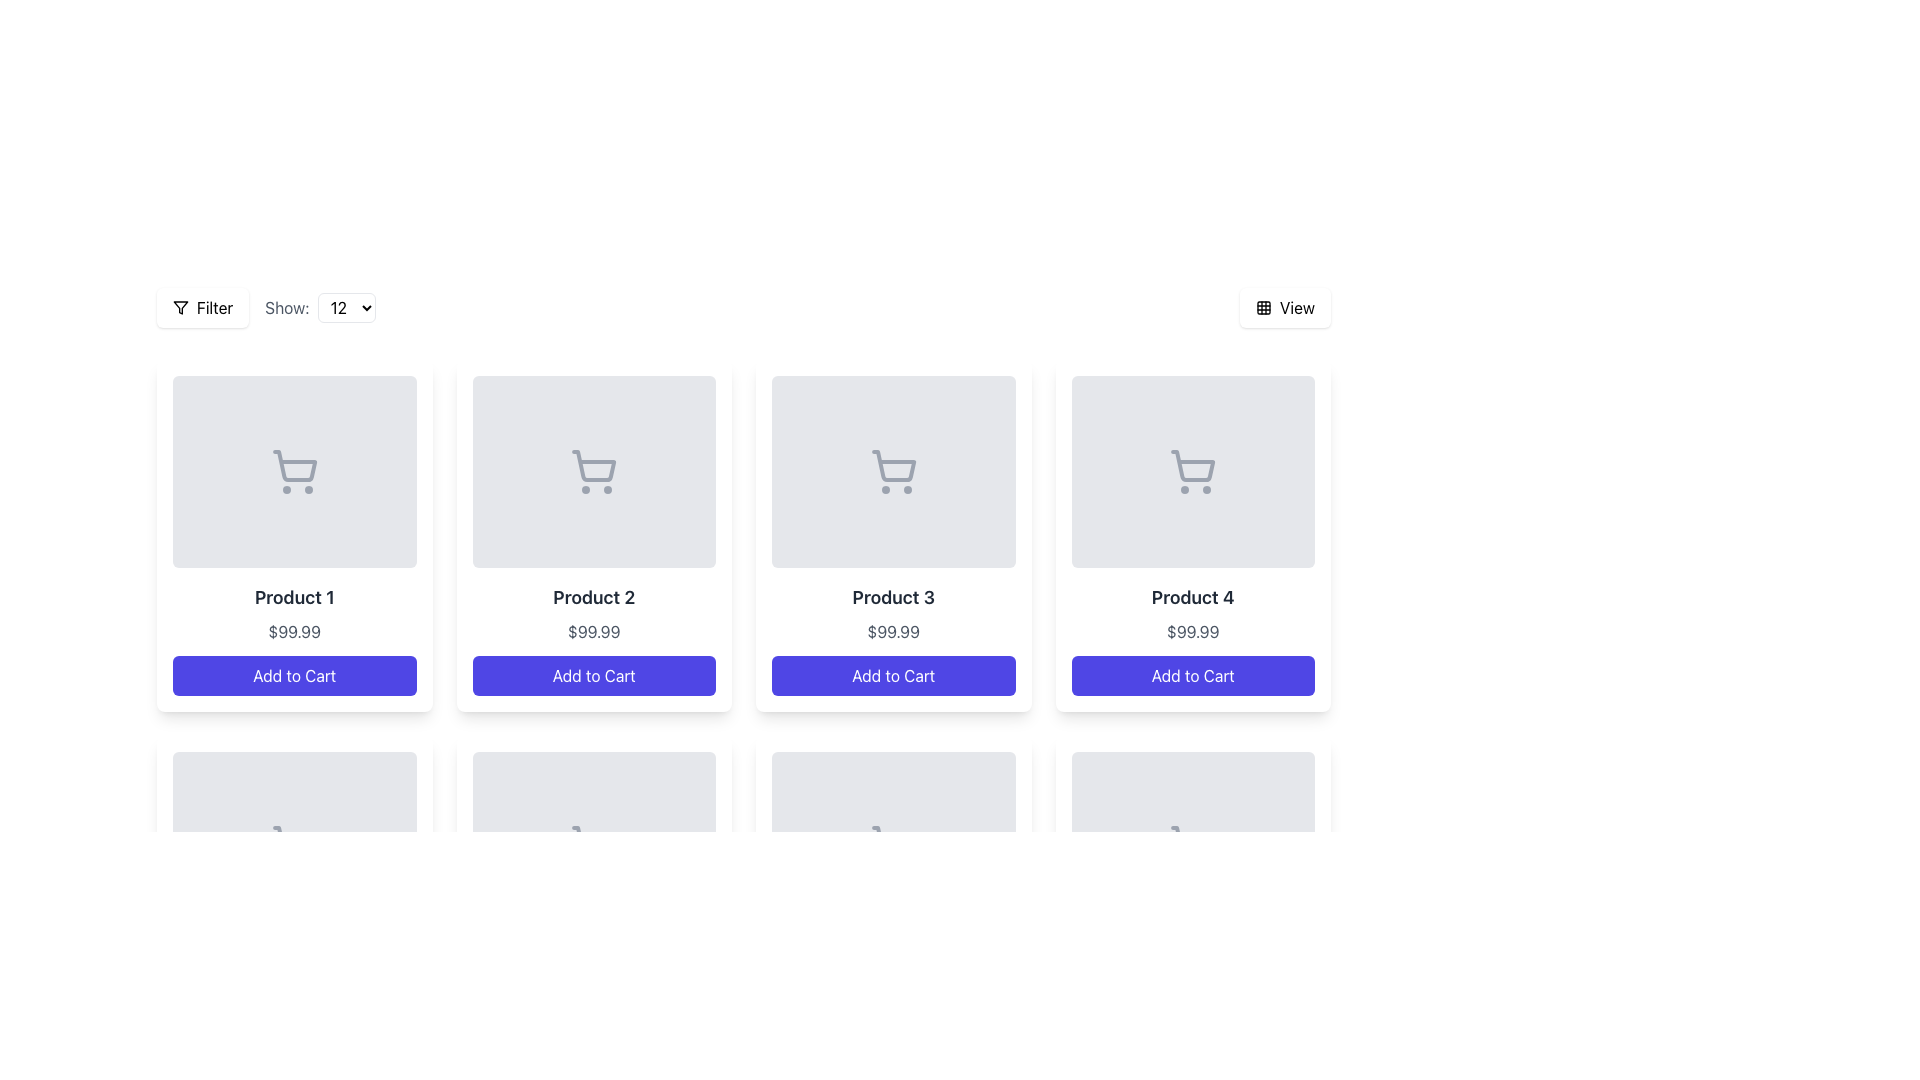 This screenshot has width=1920, height=1080. Describe the element at coordinates (1193, 596) in the screenshot. I see `text label that says 'Product 4', which is prominently displayed in a large bold gray font within the fourth product card` at that location.